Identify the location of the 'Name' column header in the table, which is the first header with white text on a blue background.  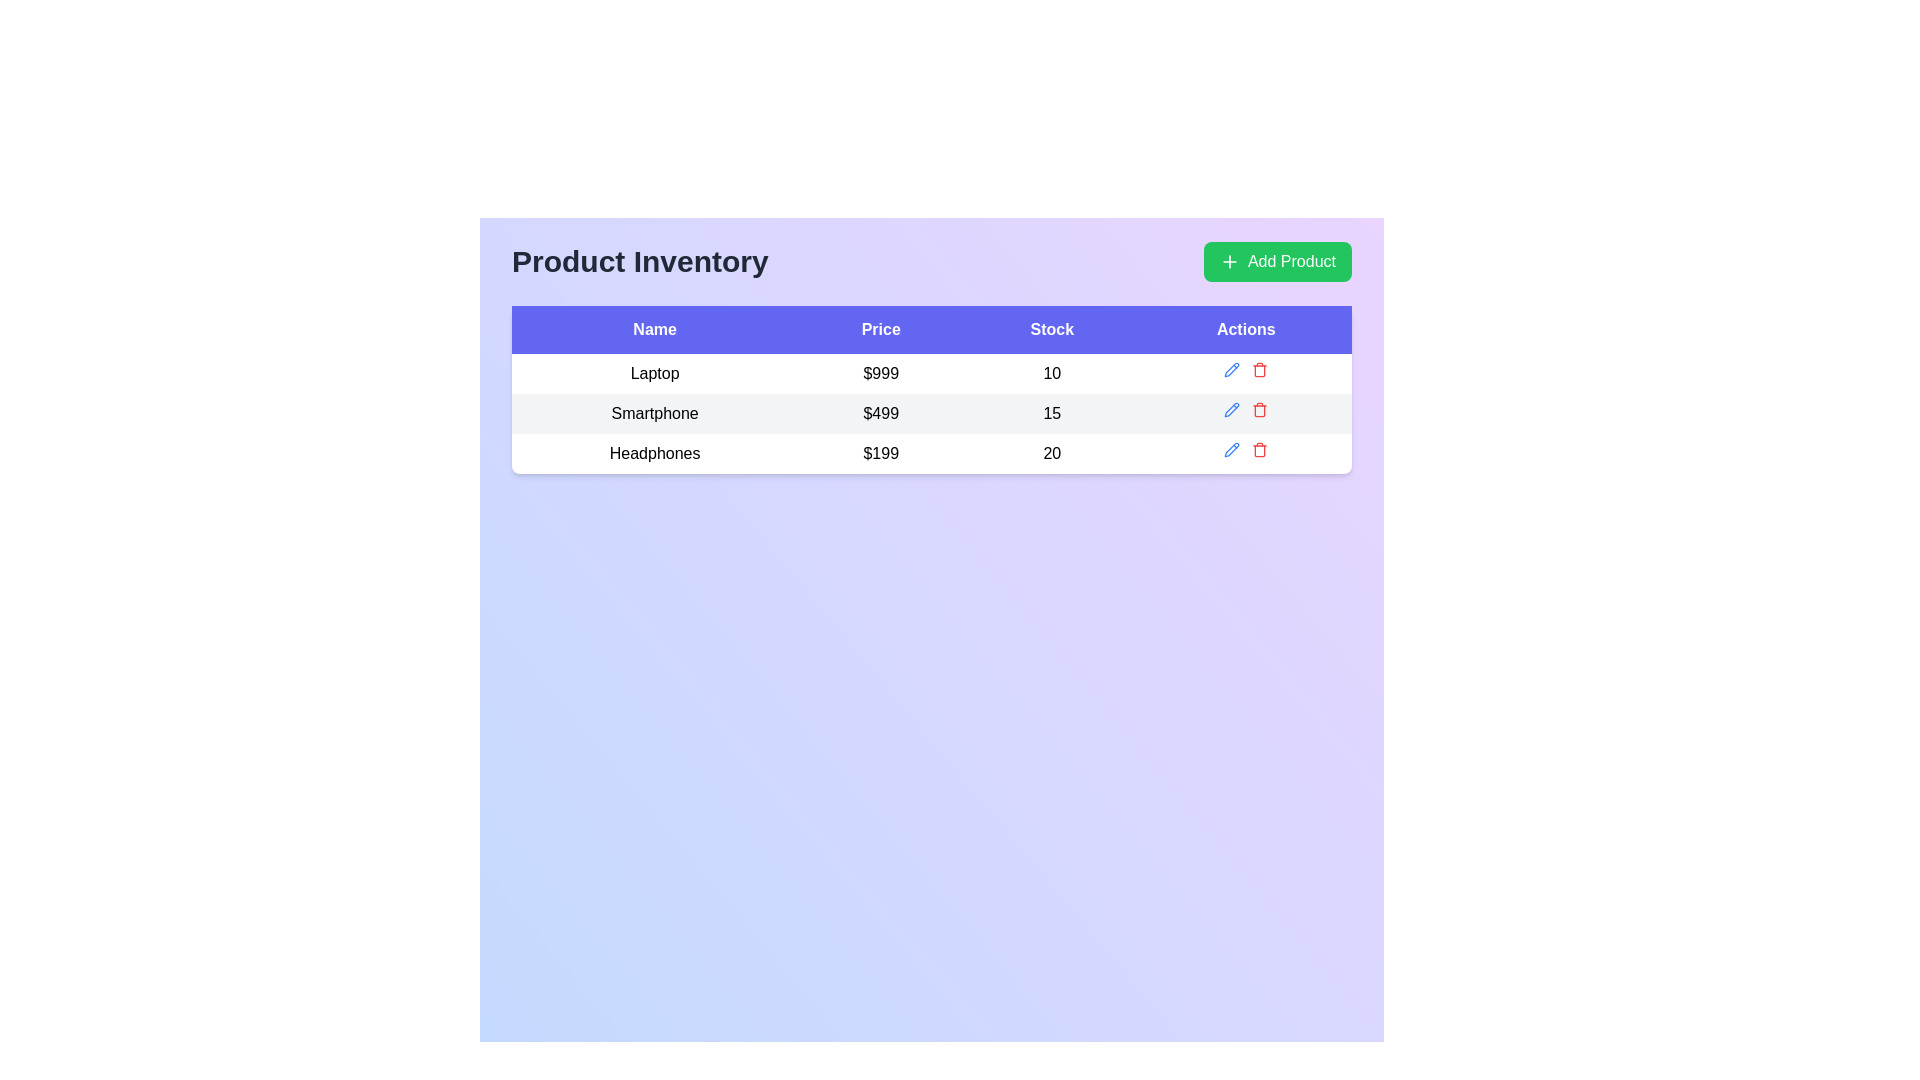
(655, 329).